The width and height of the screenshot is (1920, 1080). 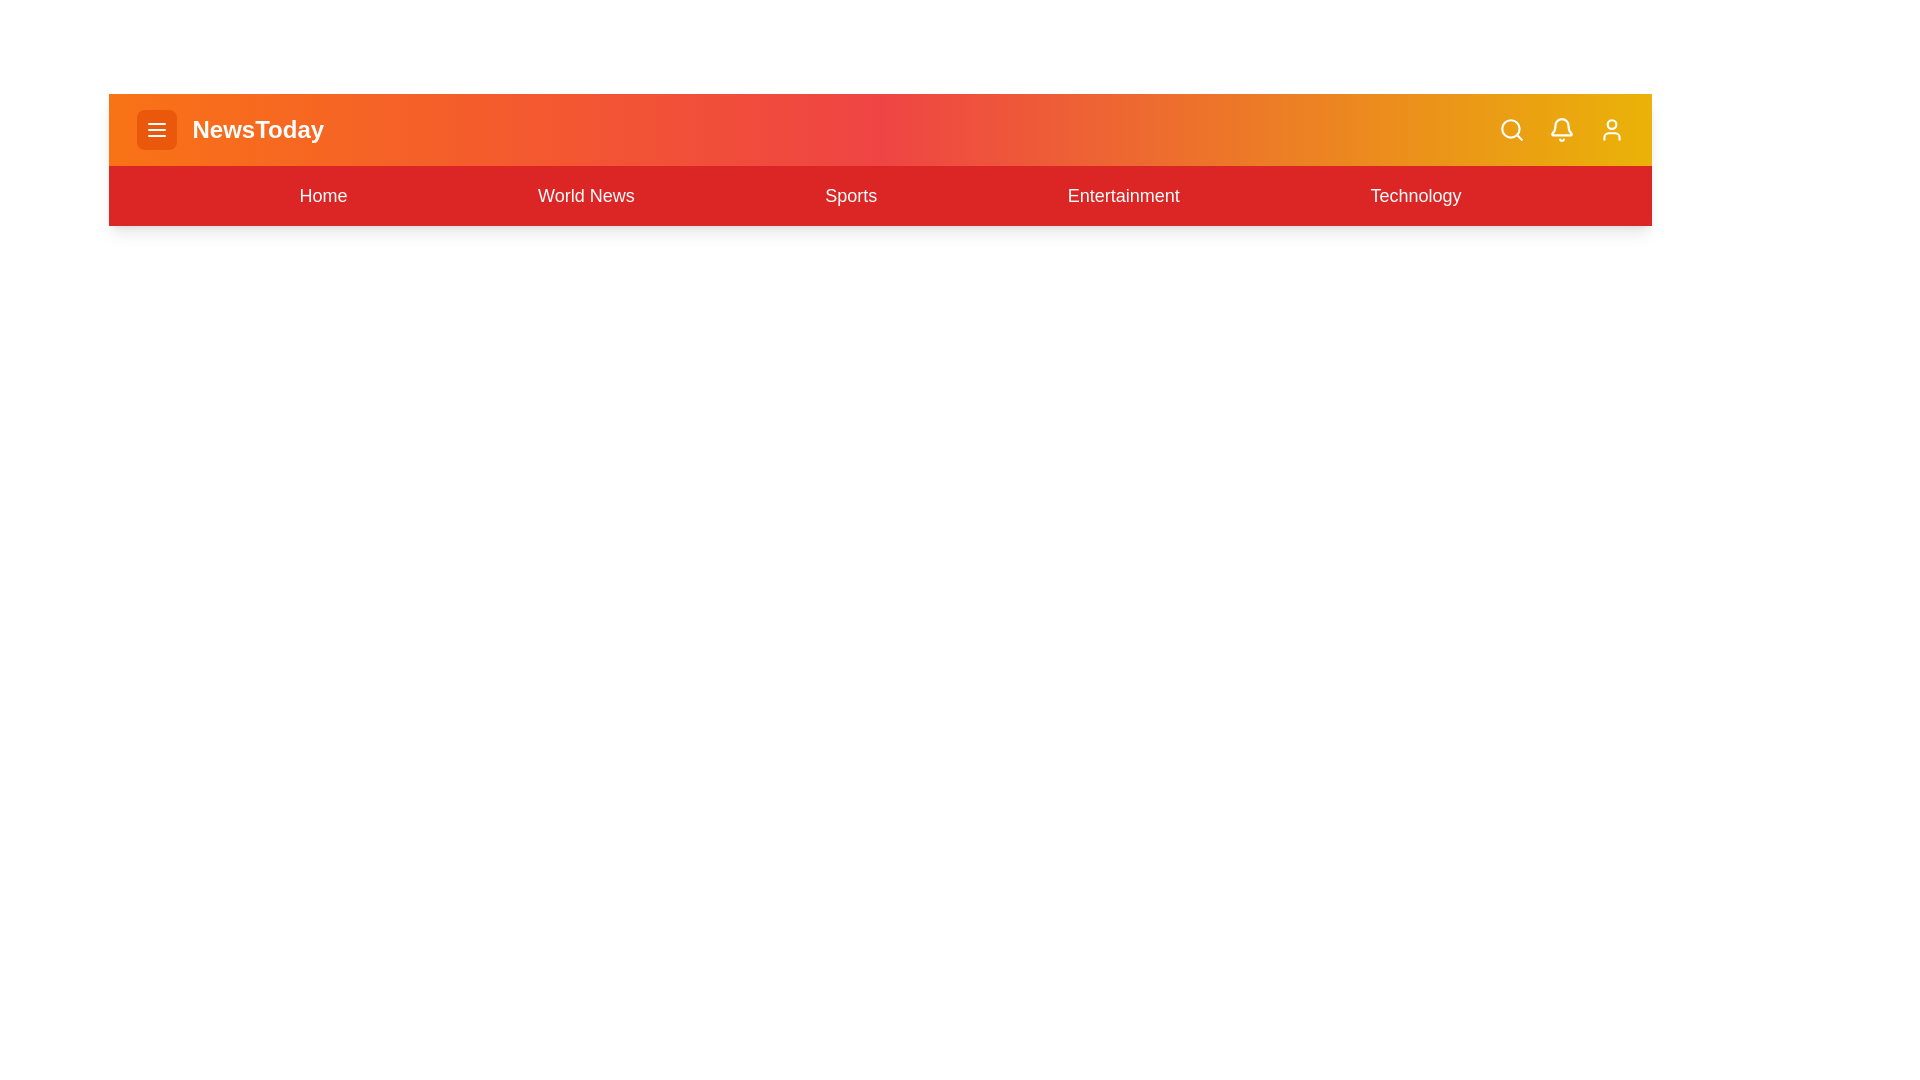 What do you see at coordinates (1511, 130) in the screenshot?
I see `the search button` at bounding box center [1511, 130].